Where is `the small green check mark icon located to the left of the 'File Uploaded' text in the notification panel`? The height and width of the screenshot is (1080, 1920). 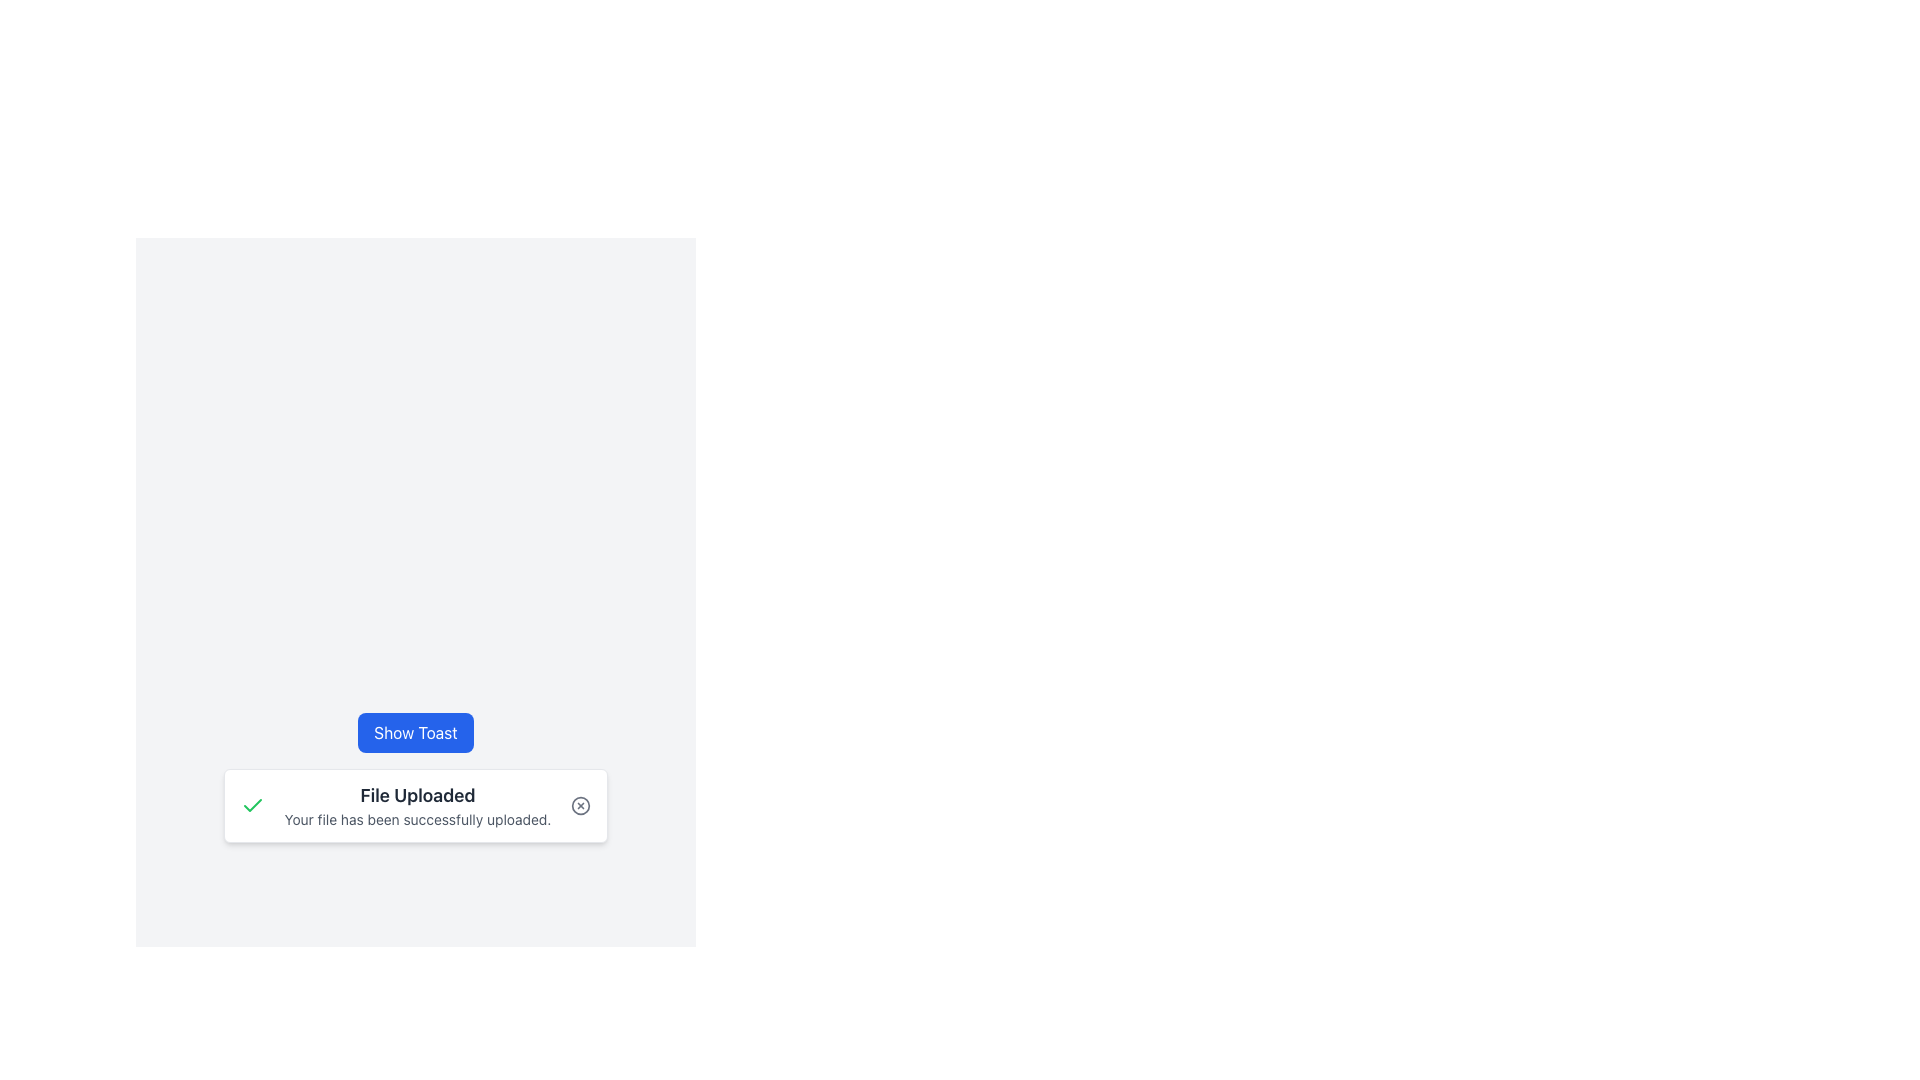
the small green check mark icon located to the left of the 'File Uploaded' text in the notification panel is located at coordinates (252, 805).